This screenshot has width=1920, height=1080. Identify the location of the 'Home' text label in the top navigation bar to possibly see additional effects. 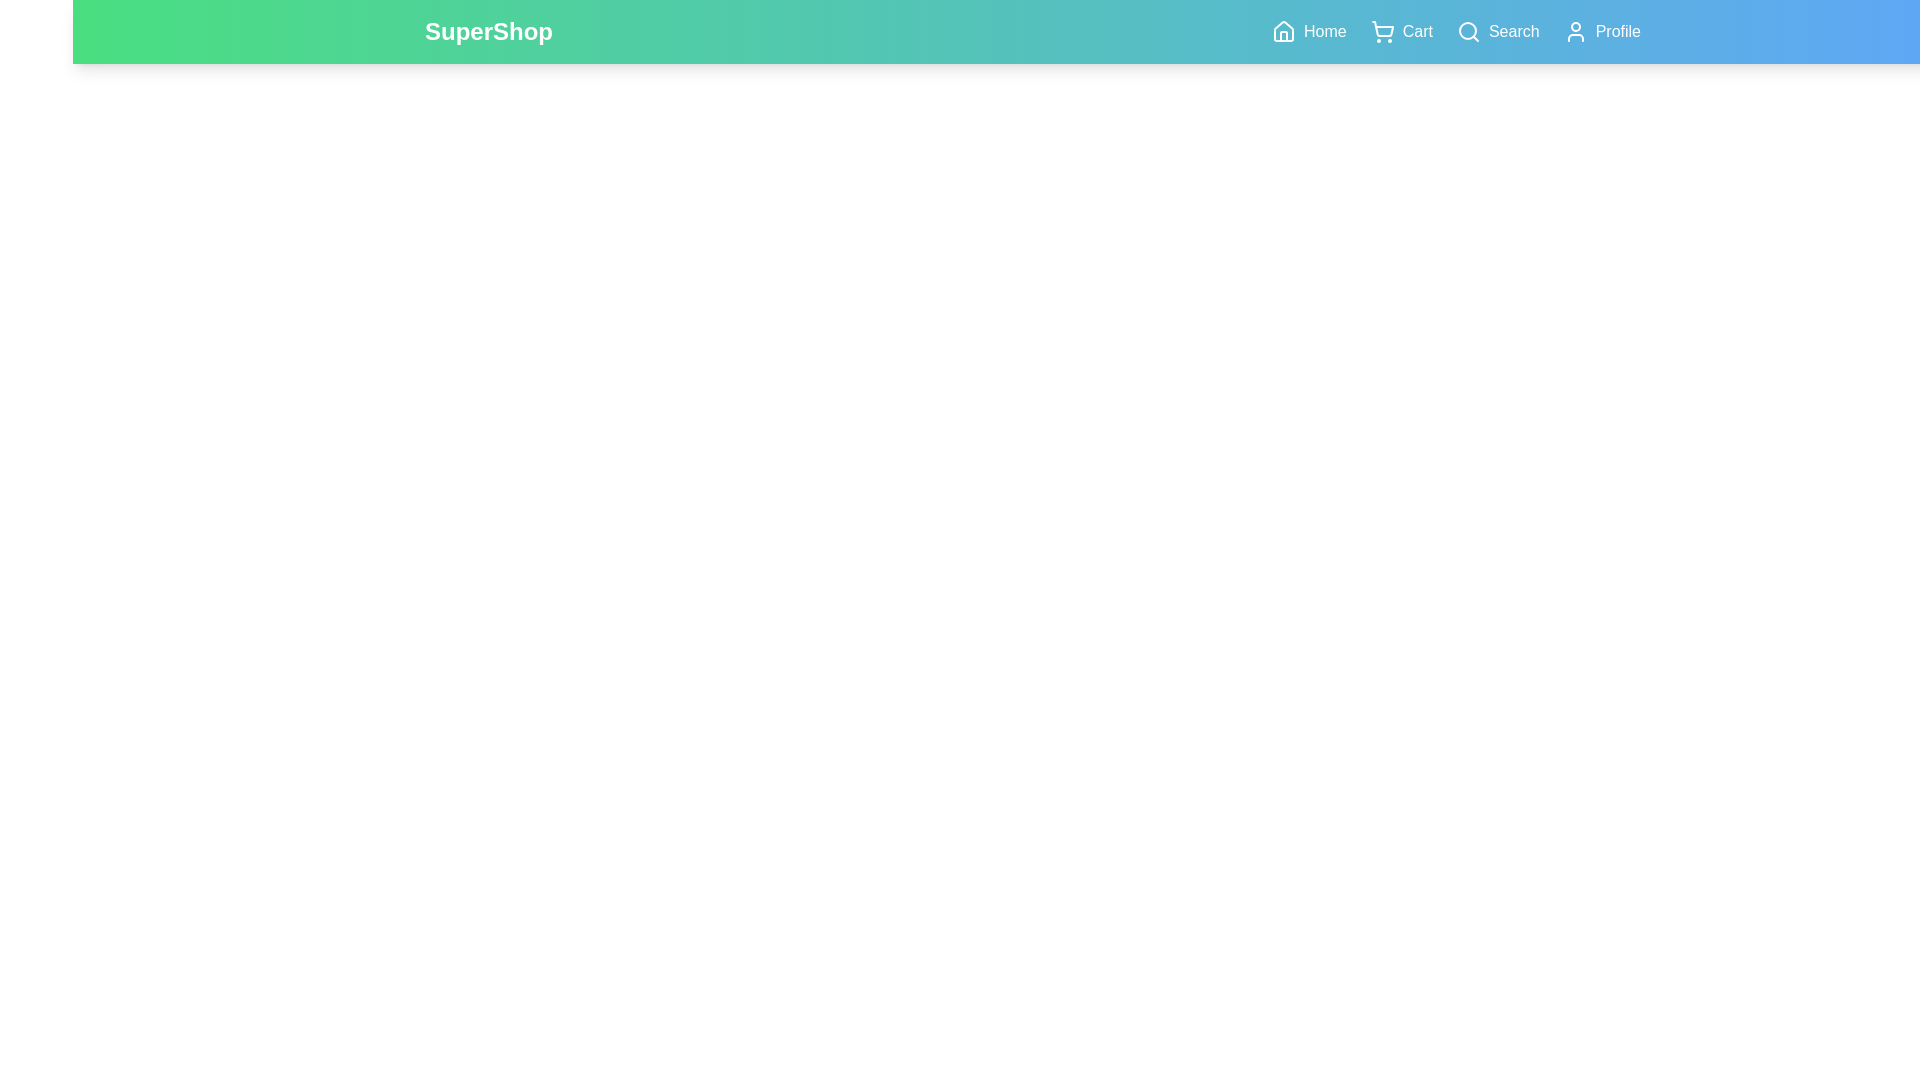
(1325, 31).